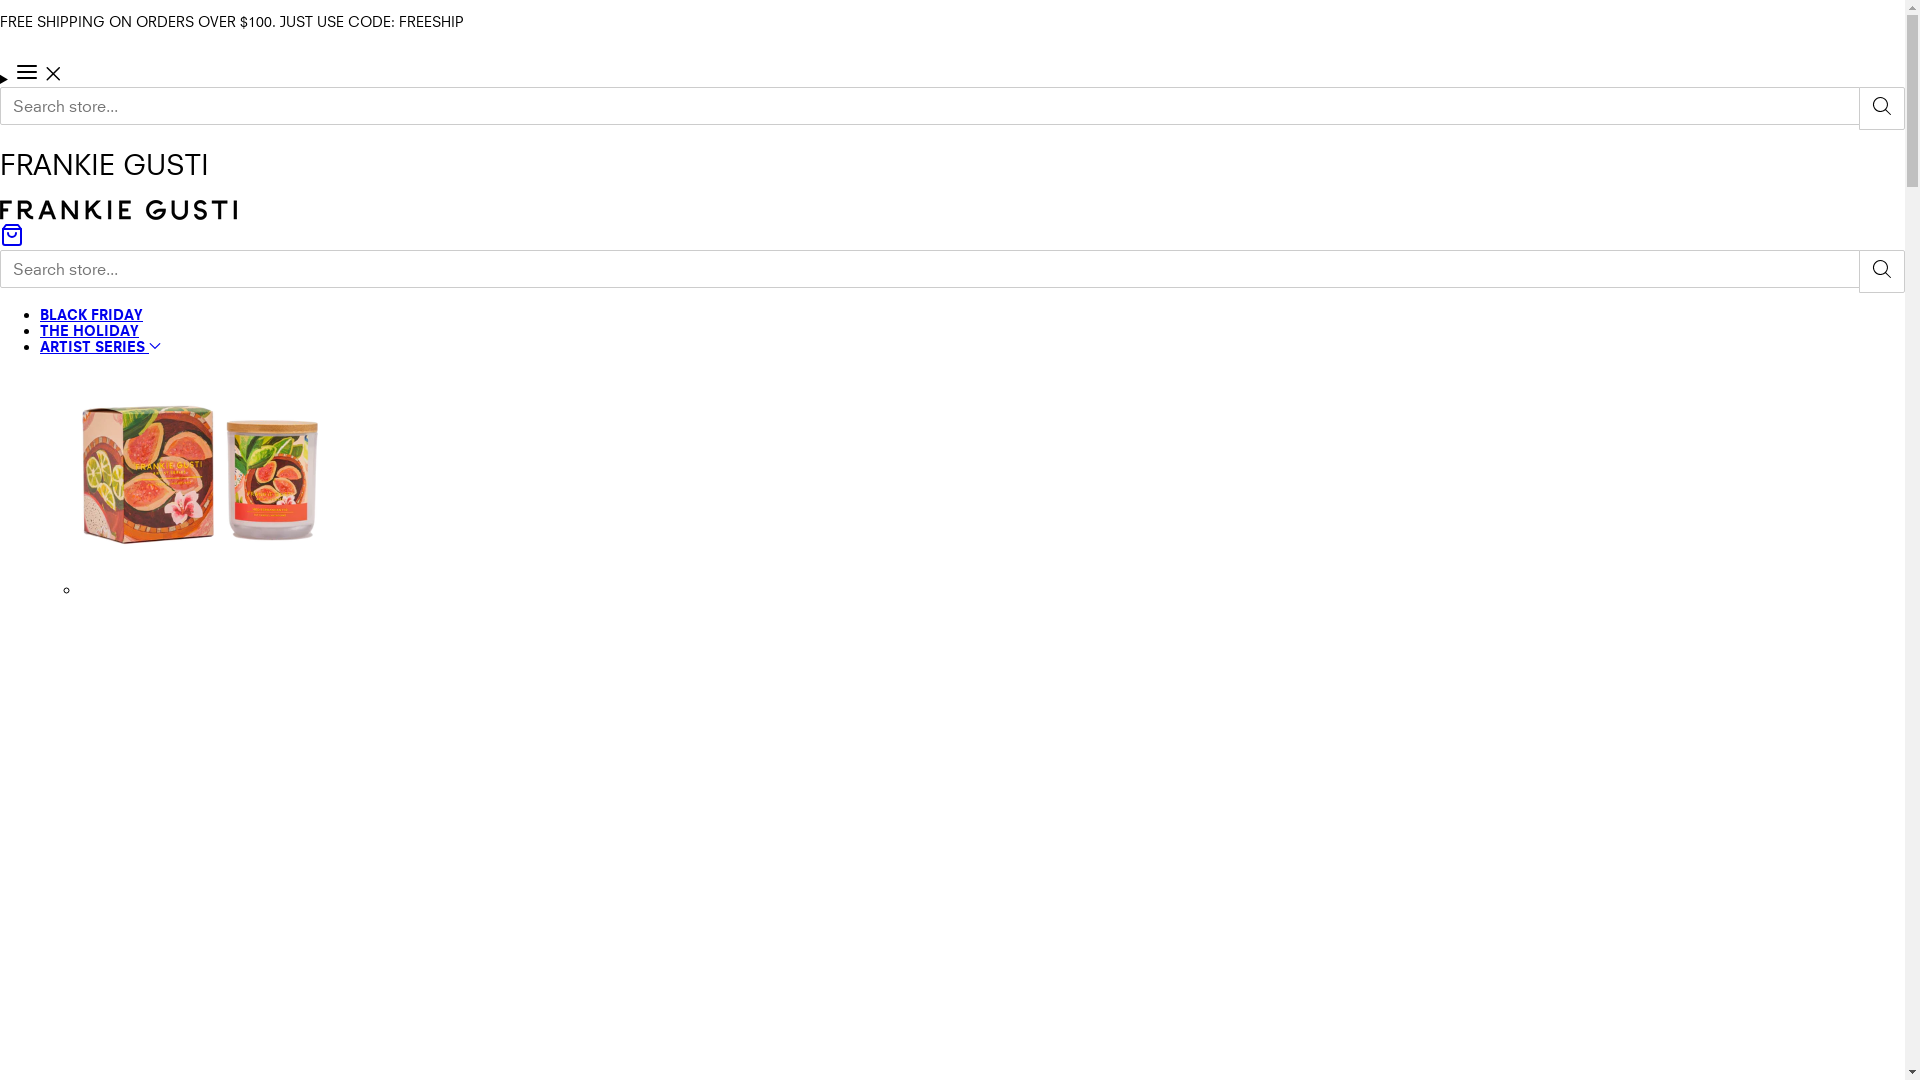 The height and width of the screenshot is (1080, 1920). What do you see at coordinates (88, 329) in the screenshot?
I see `'THE HOLIDAY'` at bounding box center [88, 329].